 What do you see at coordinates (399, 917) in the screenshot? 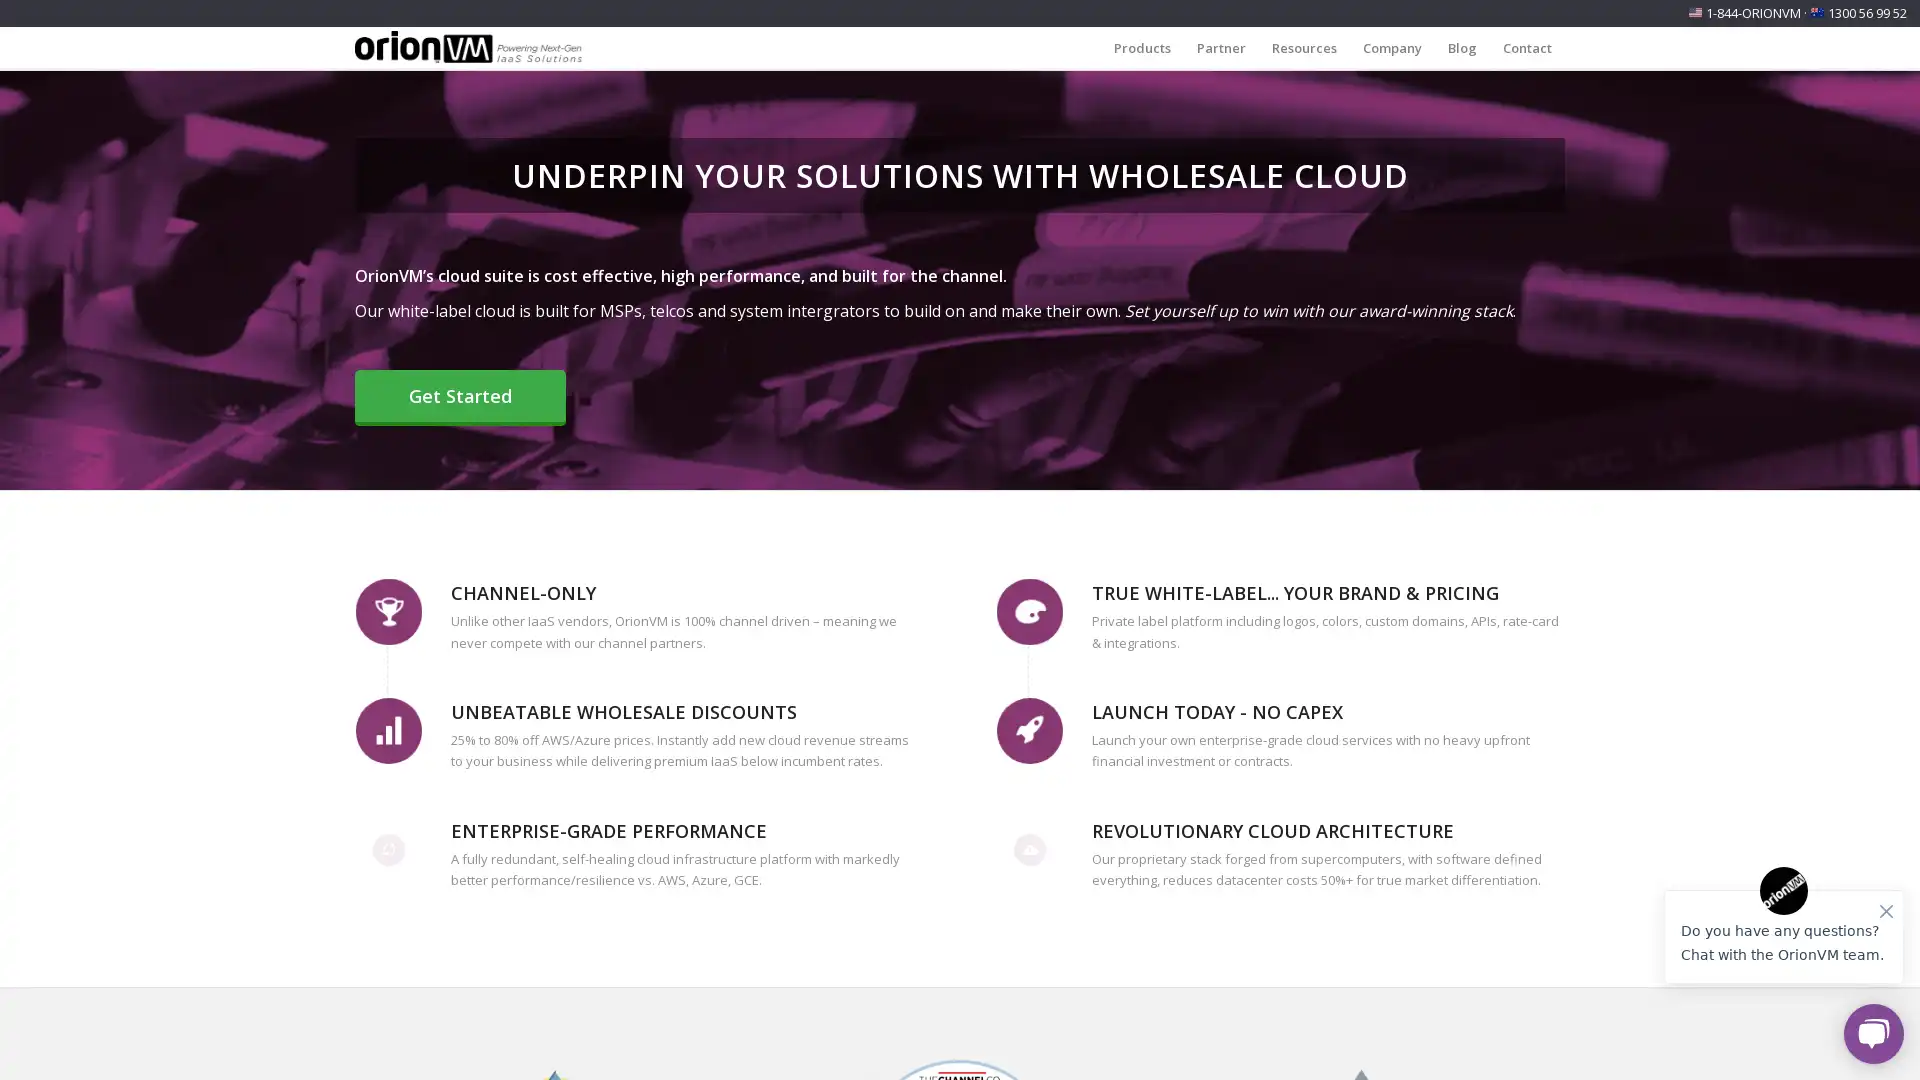
I see `Close` at bounding box center [399, 917].